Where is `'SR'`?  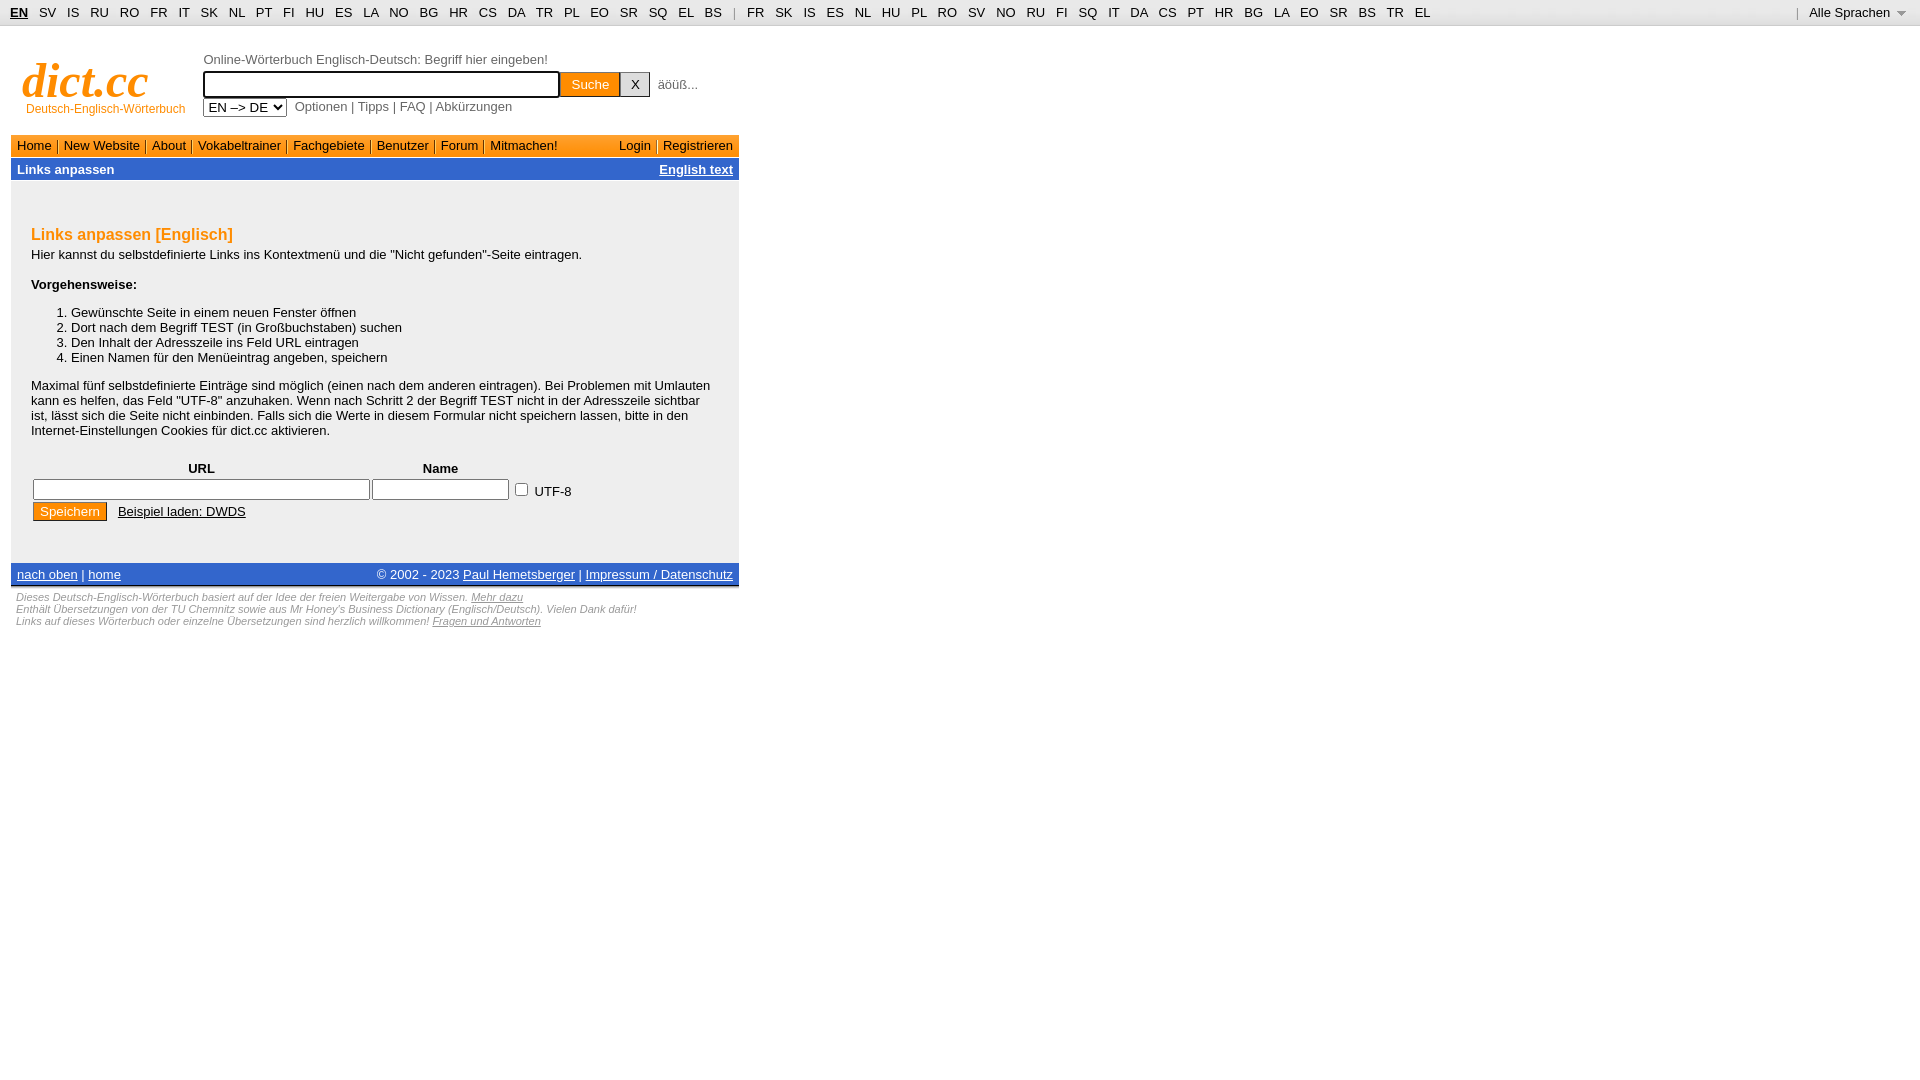 'SR' is located at coordinates (627, 12).